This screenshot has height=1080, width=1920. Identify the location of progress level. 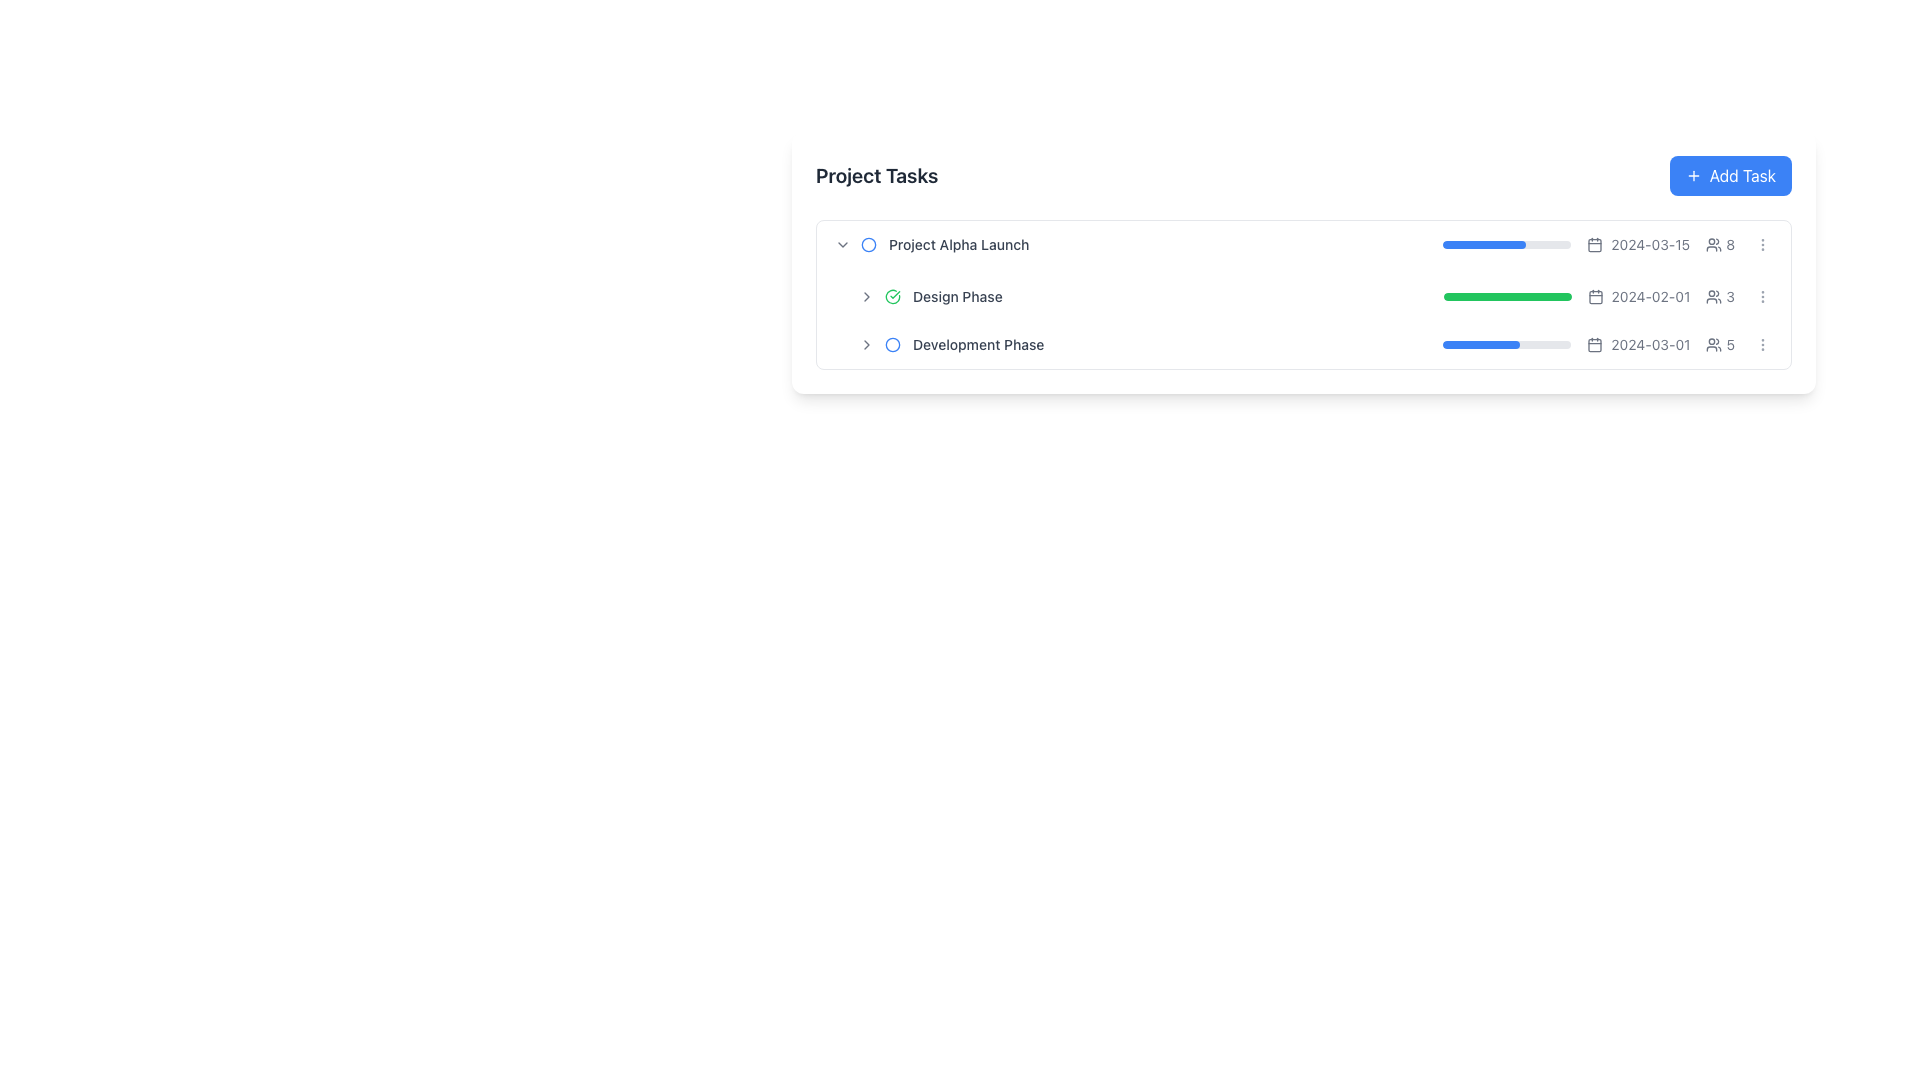
(1521, 297).